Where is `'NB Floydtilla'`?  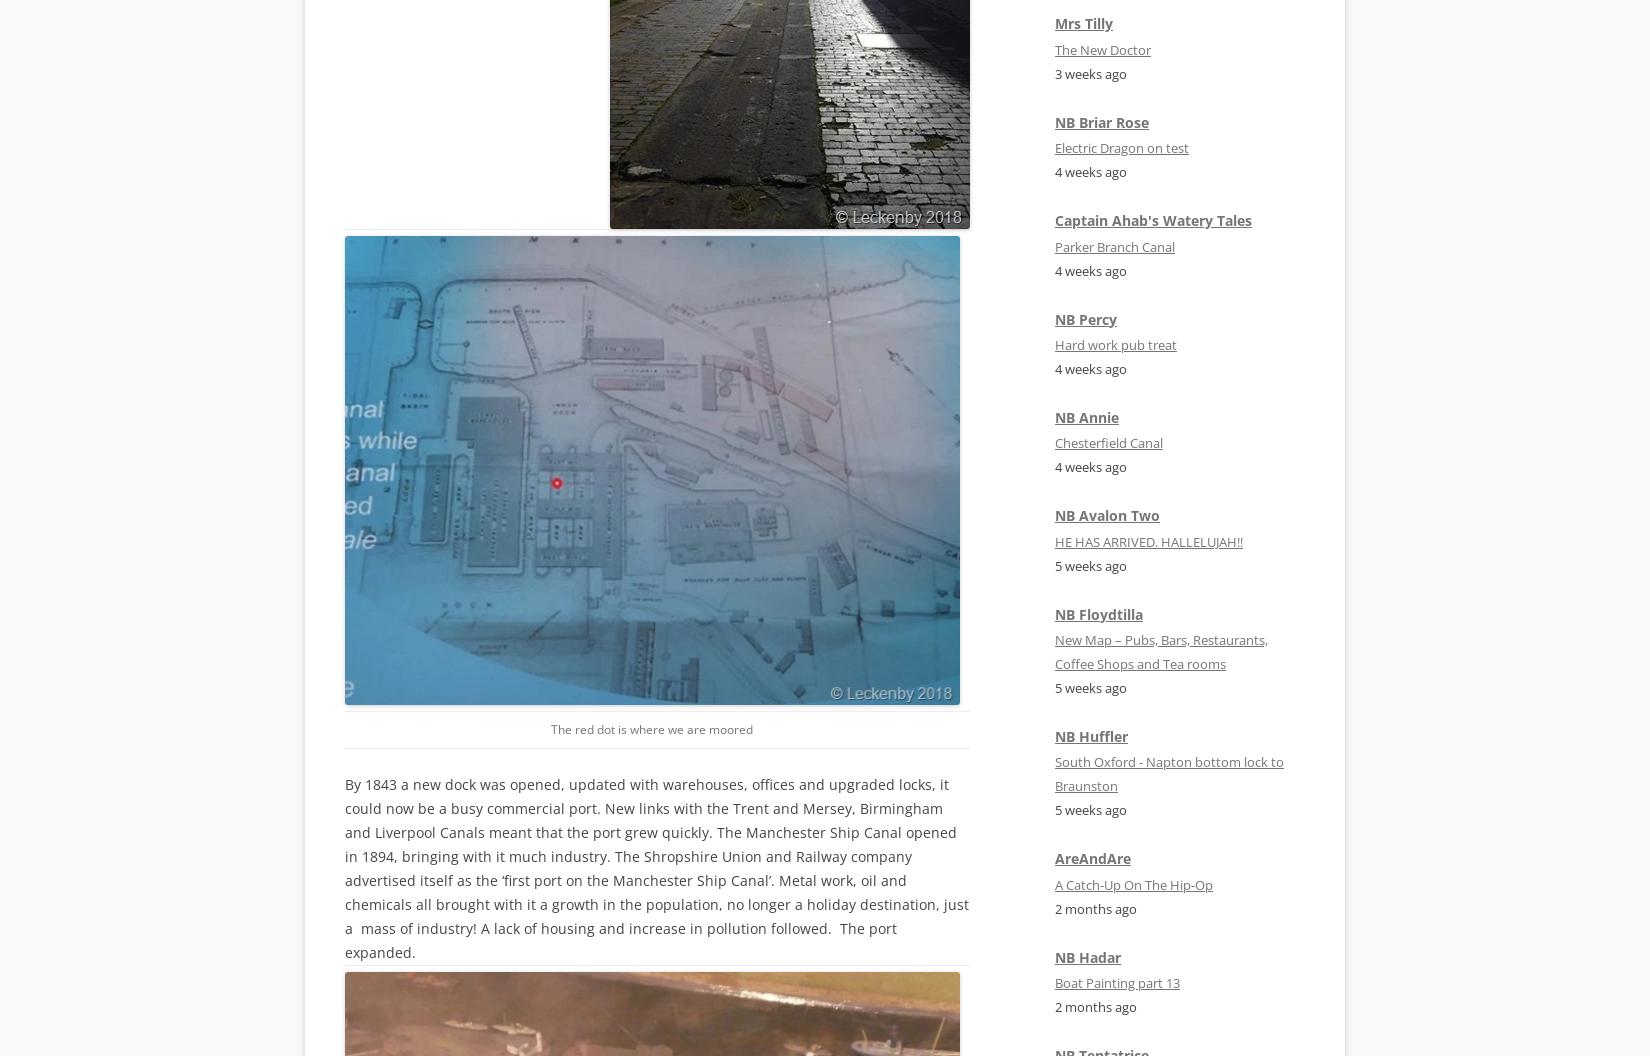
'NB Floydtilla' is located at coordinates (1099, 612).